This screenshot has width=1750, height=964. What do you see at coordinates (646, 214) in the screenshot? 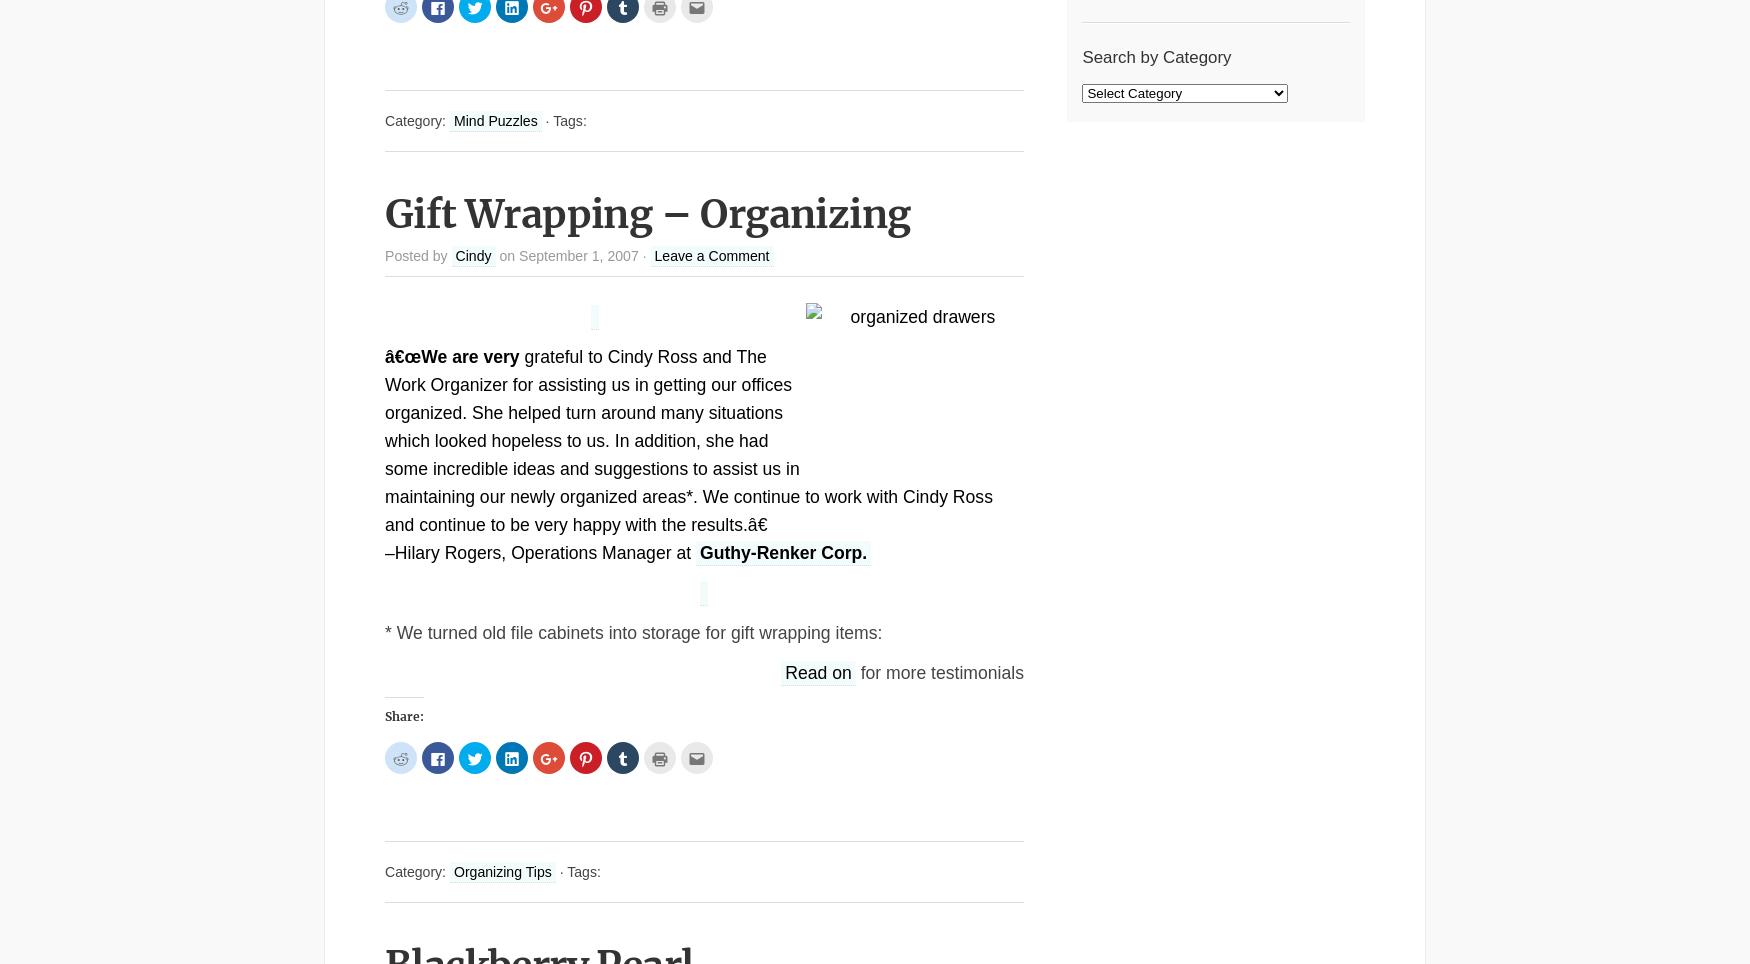
I see `'Gift Wrapping – Organizing'` at bounding box center [646, 214].